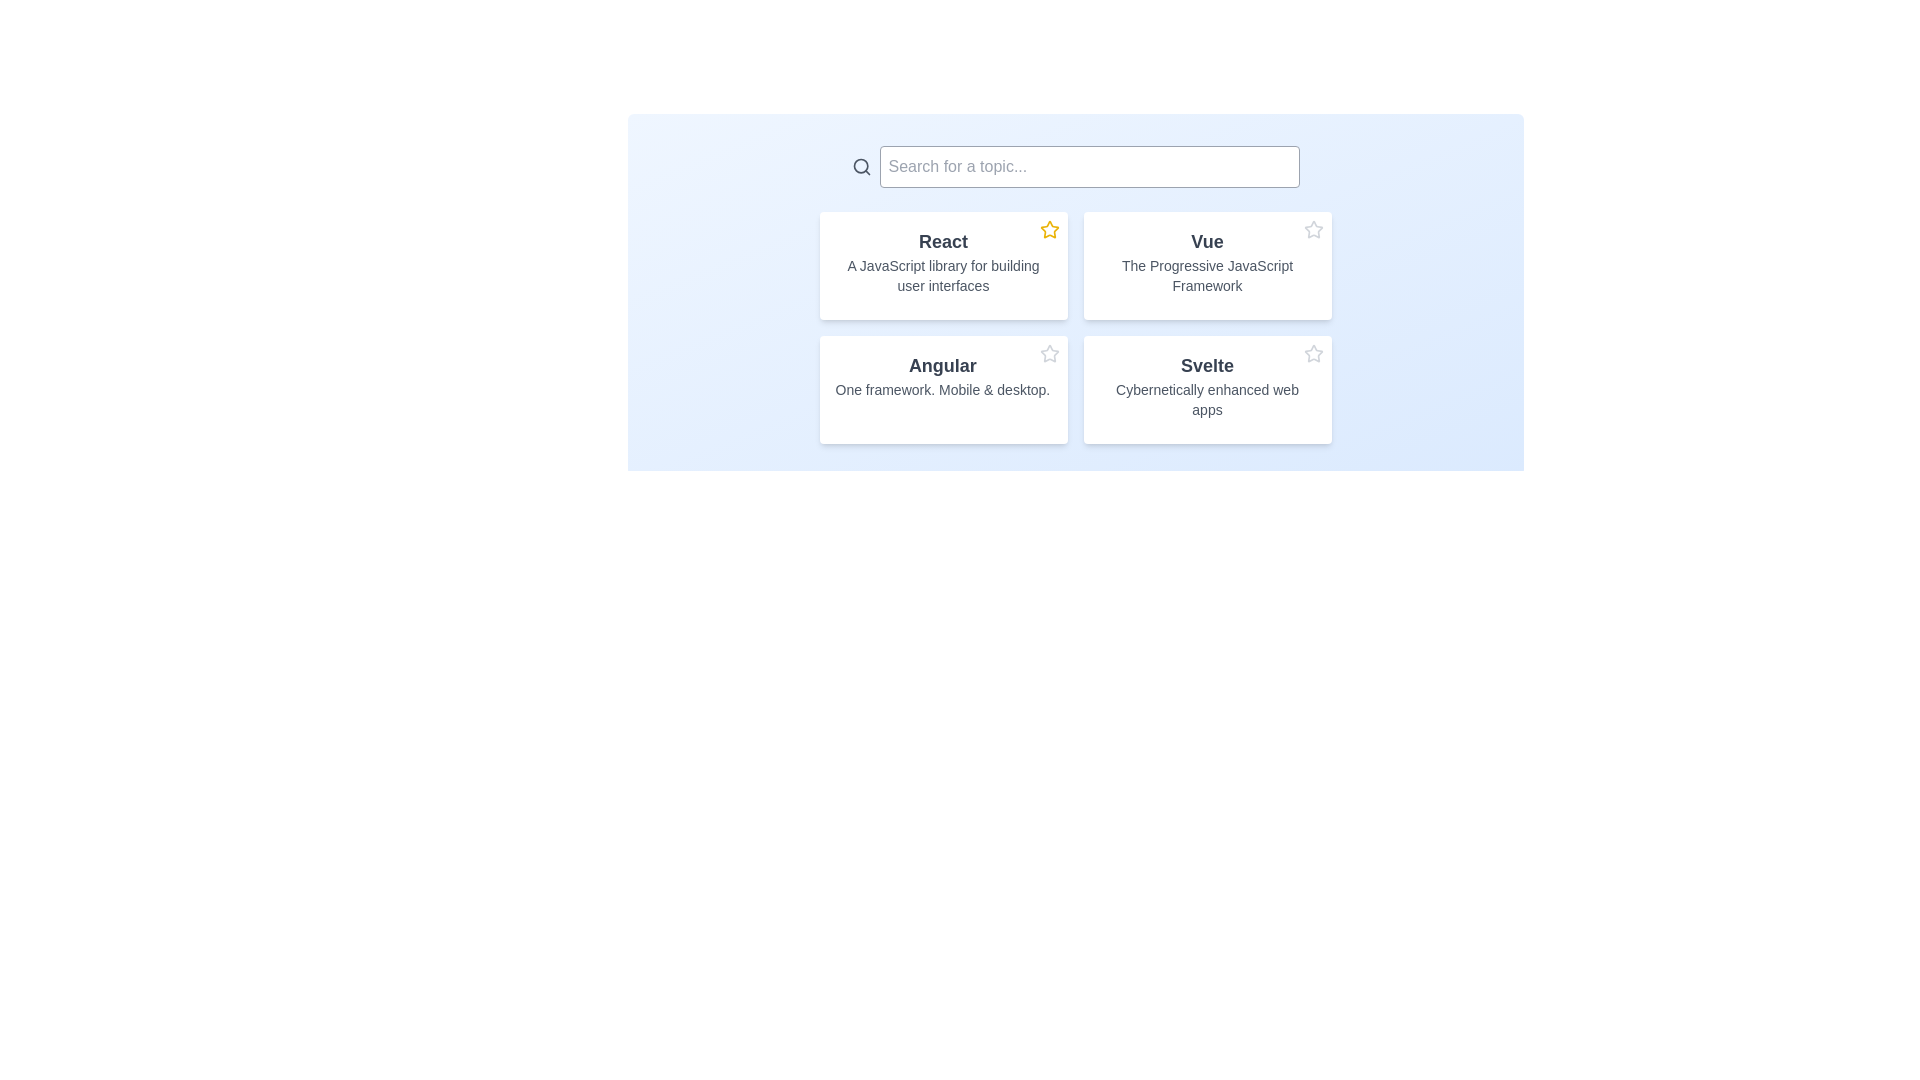 Image resolution: width=1920 pixels, height=1080 pixels. What do you see at coordinates (1048, 352) in the screenshot?
I see `the star icon located at the bottom right corner of the 'Angular' card tile` at bounding box center [1048, 352].